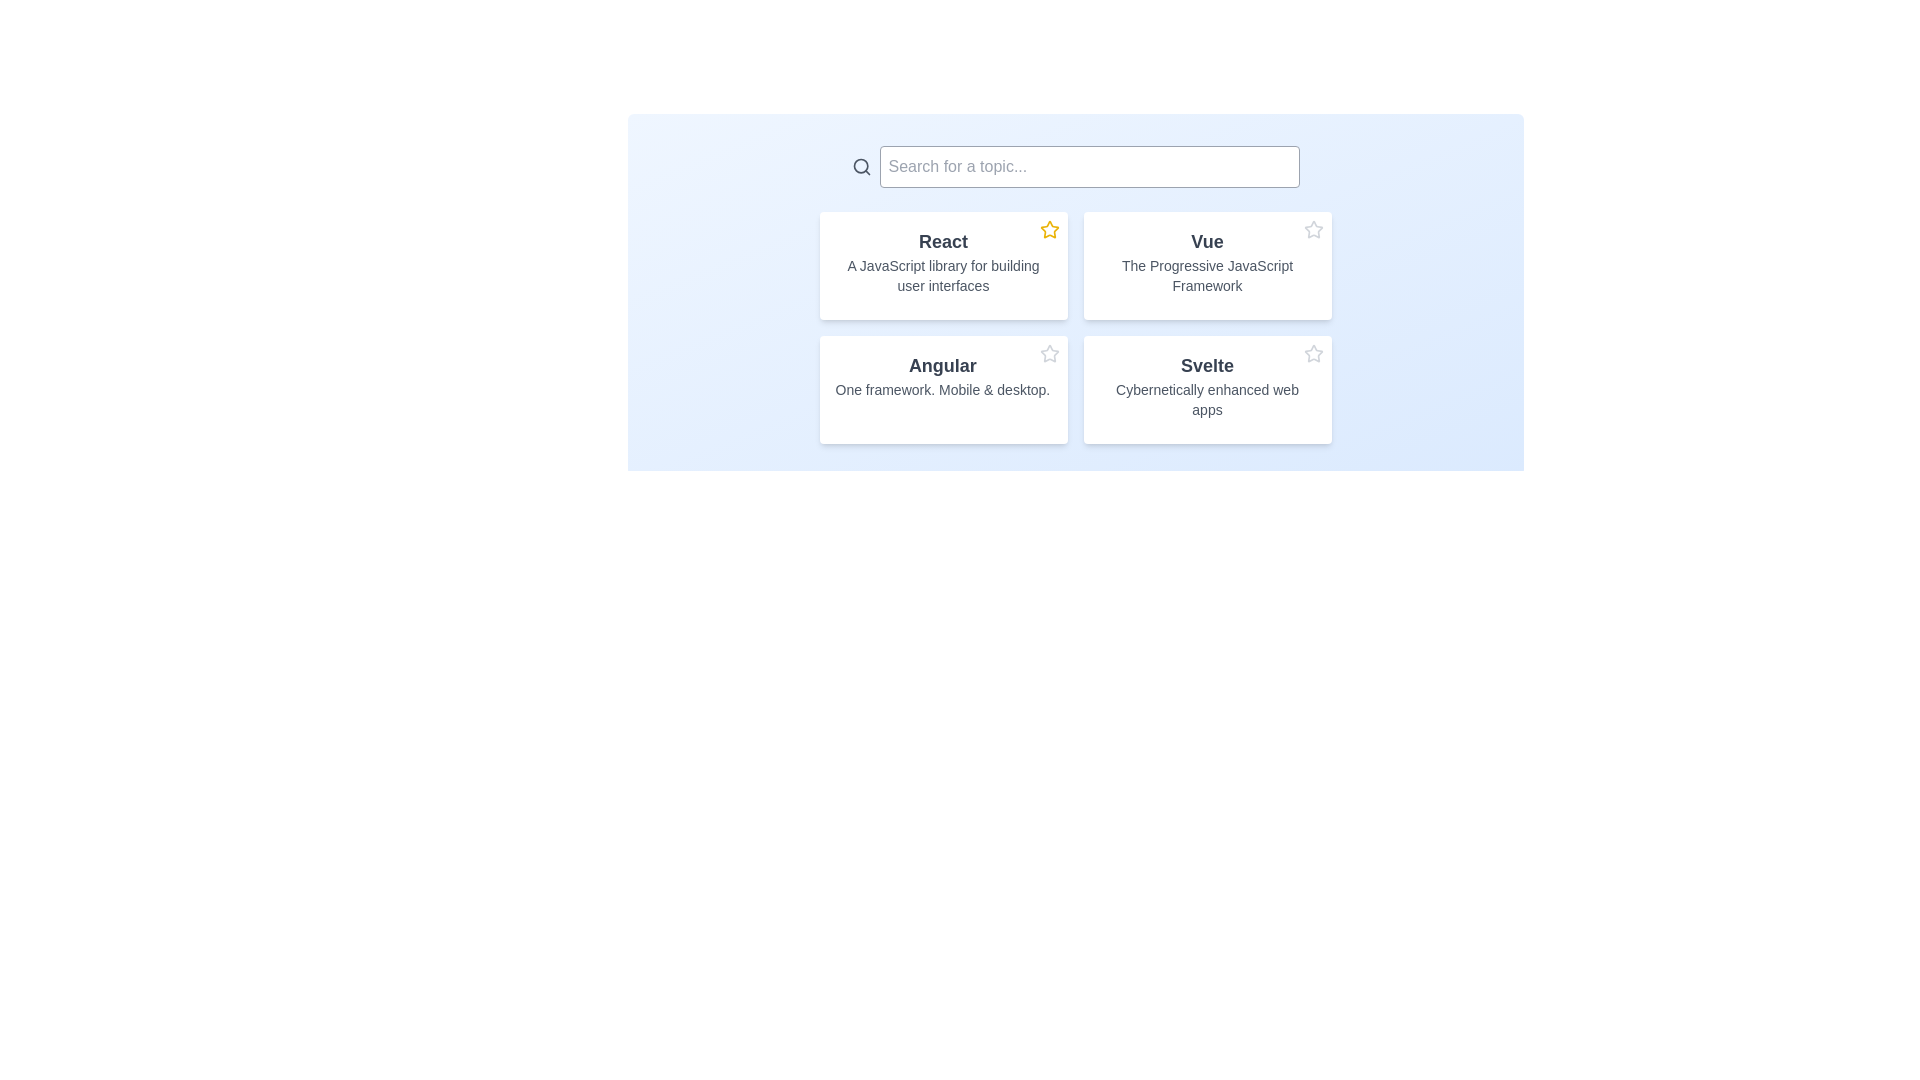 Image resolution: width=1920 pixels, height=1080 pixels. What do you see at coordinates (1048, 352) in the screenshot?
I see `the star icon located at the bottom right corner of the 'Angular' card tile` at bounding box center [1048, 352].